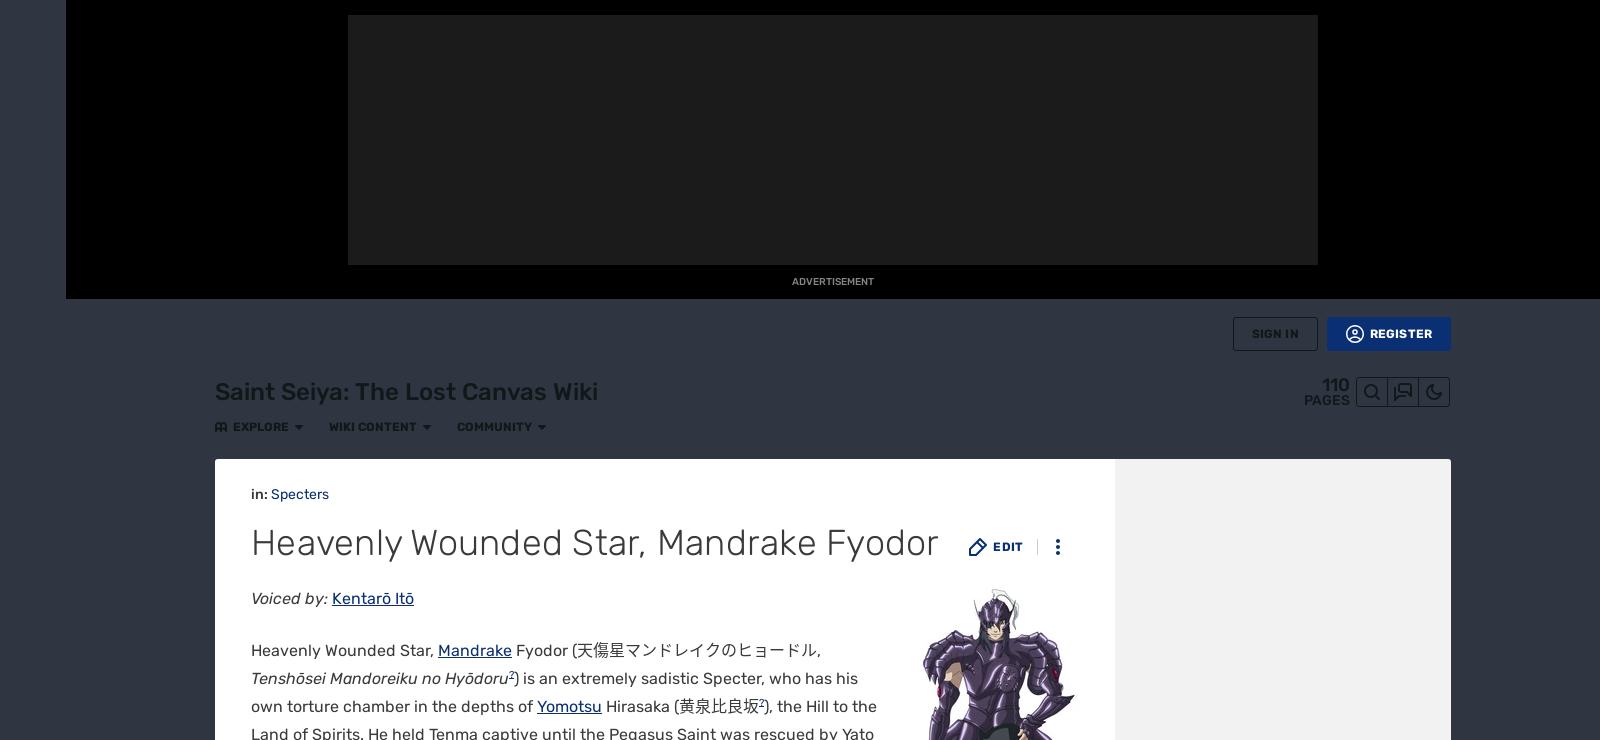  Describe the element at coordinates (13, 430) in the screenshot. I see `'Movies'` at that location.